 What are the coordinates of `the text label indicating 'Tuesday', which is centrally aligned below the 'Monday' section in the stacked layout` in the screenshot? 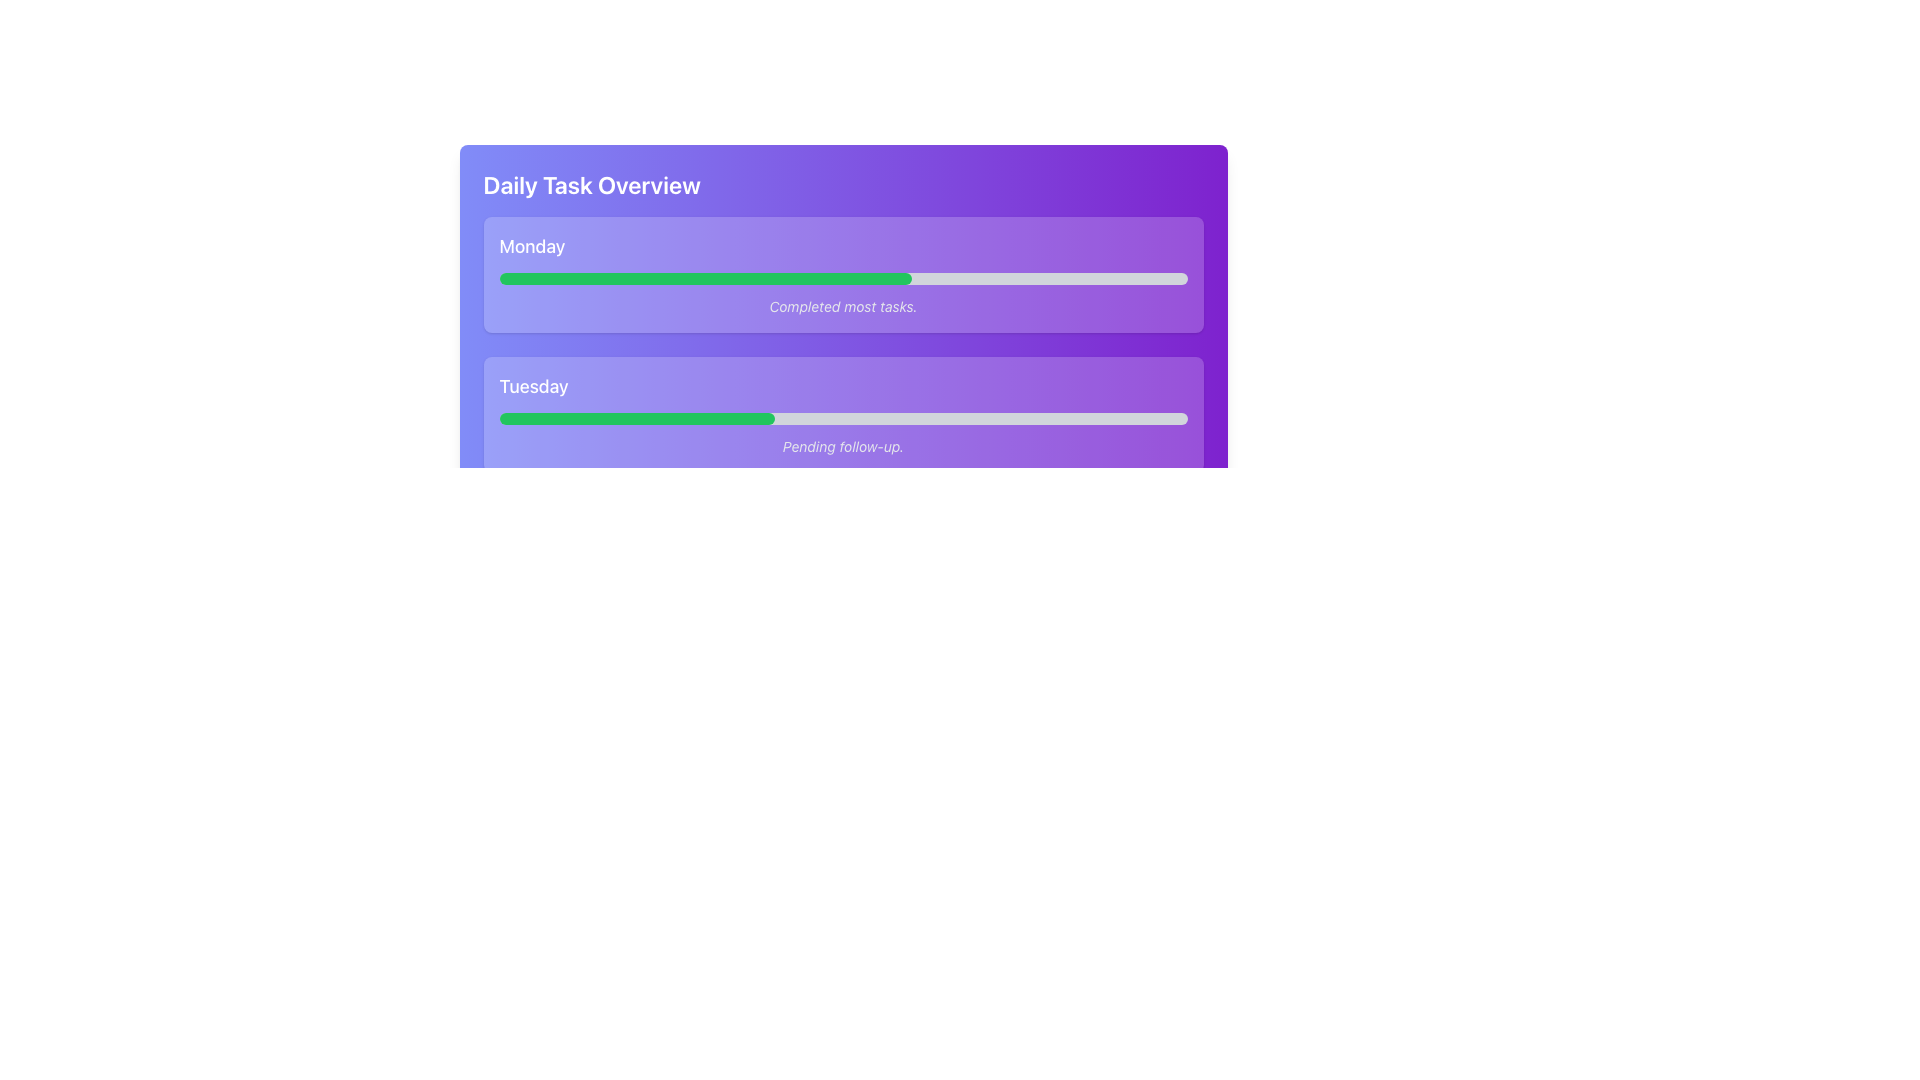 It's located at (534, 386).